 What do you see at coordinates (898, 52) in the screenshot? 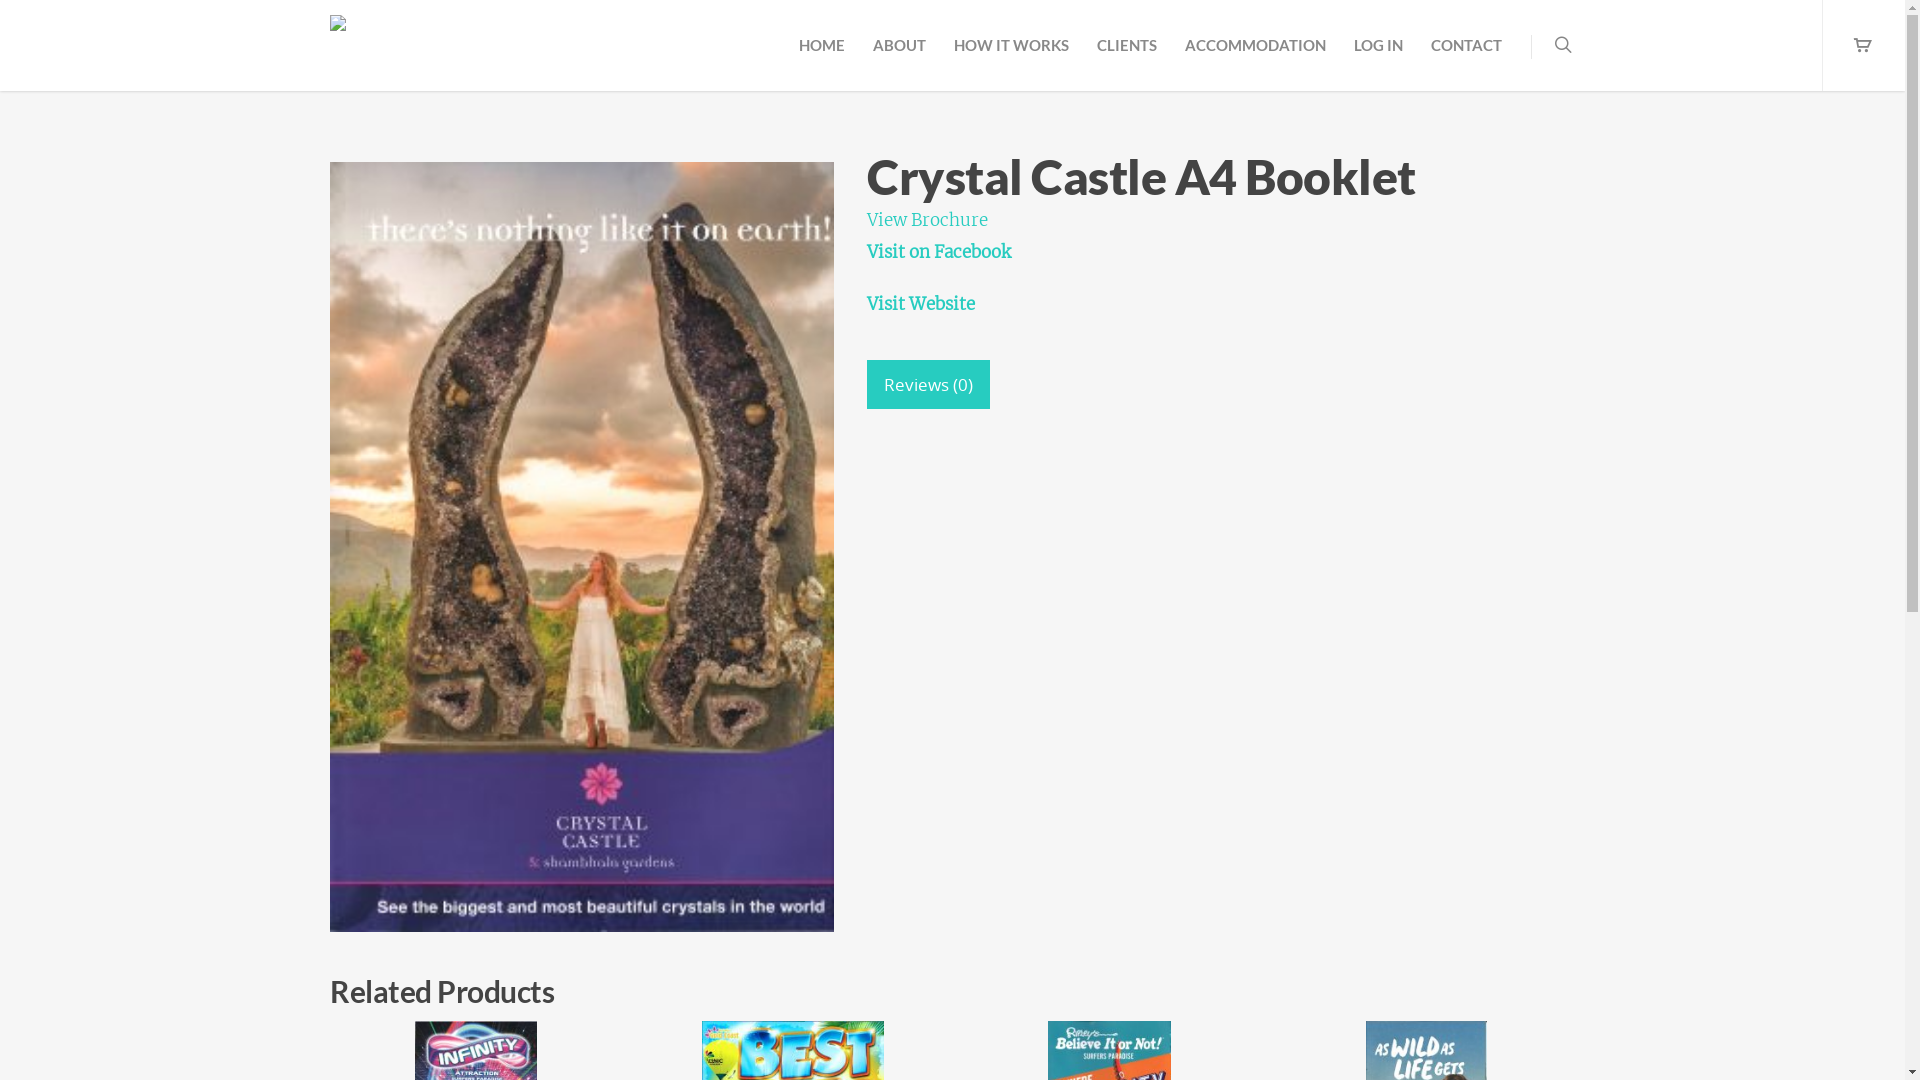
I see `'ABOUT'` at bounding box center [898, 52].